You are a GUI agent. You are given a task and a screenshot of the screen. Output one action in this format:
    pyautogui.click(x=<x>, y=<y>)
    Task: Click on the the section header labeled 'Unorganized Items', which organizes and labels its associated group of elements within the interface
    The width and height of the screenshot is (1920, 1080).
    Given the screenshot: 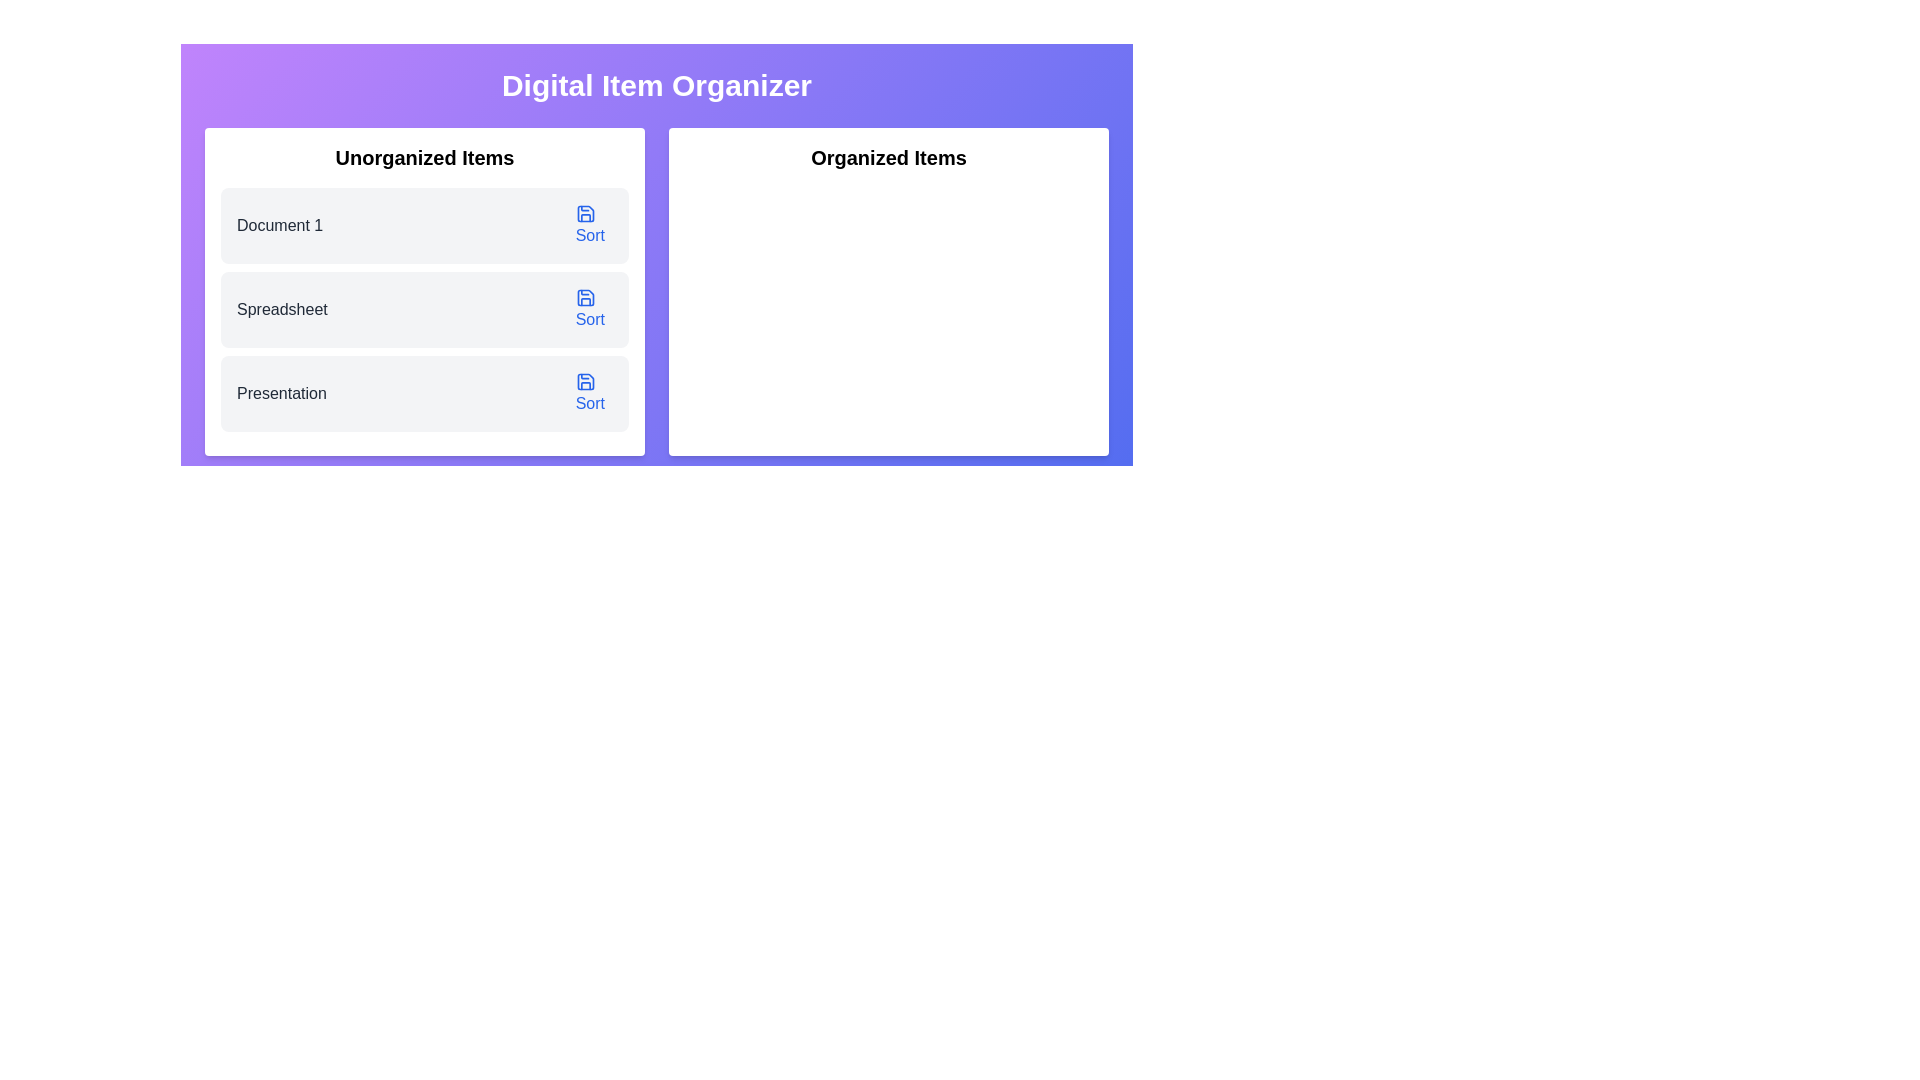 What is the action you would take?
    pyautogui.click(x=424, y=157)
    